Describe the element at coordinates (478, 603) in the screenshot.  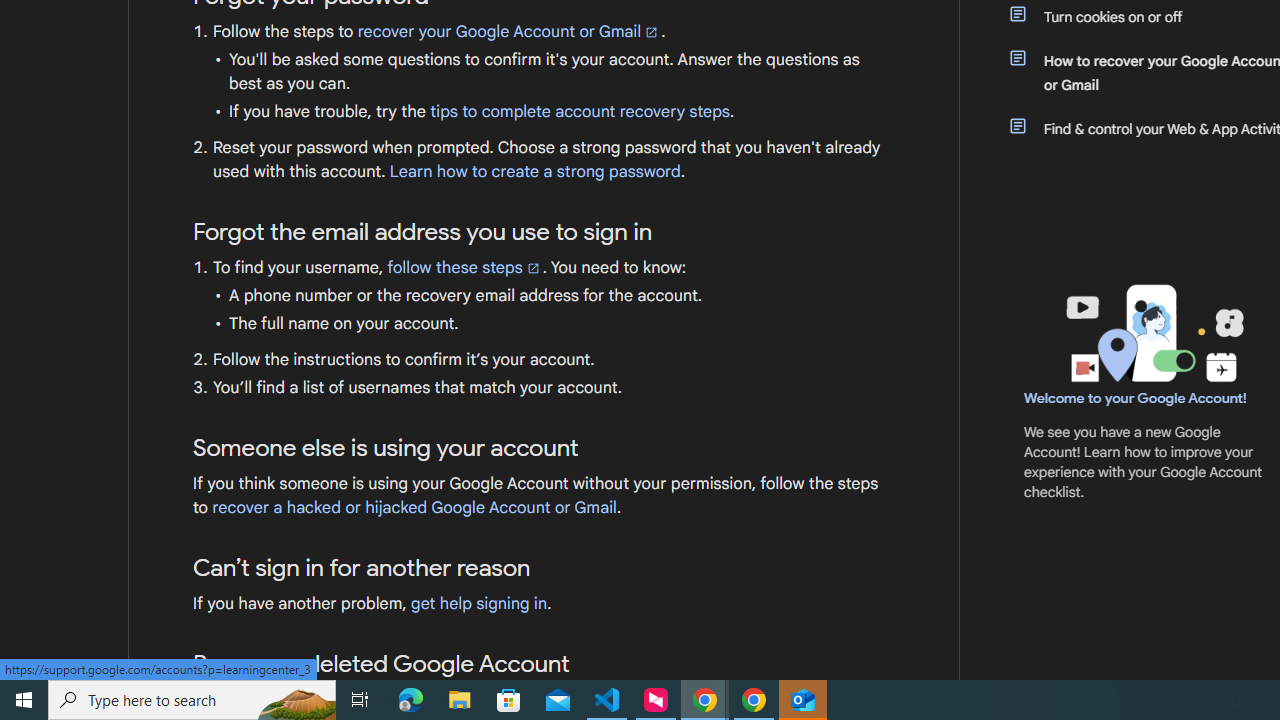
I see `'get help signing in'` at that location.